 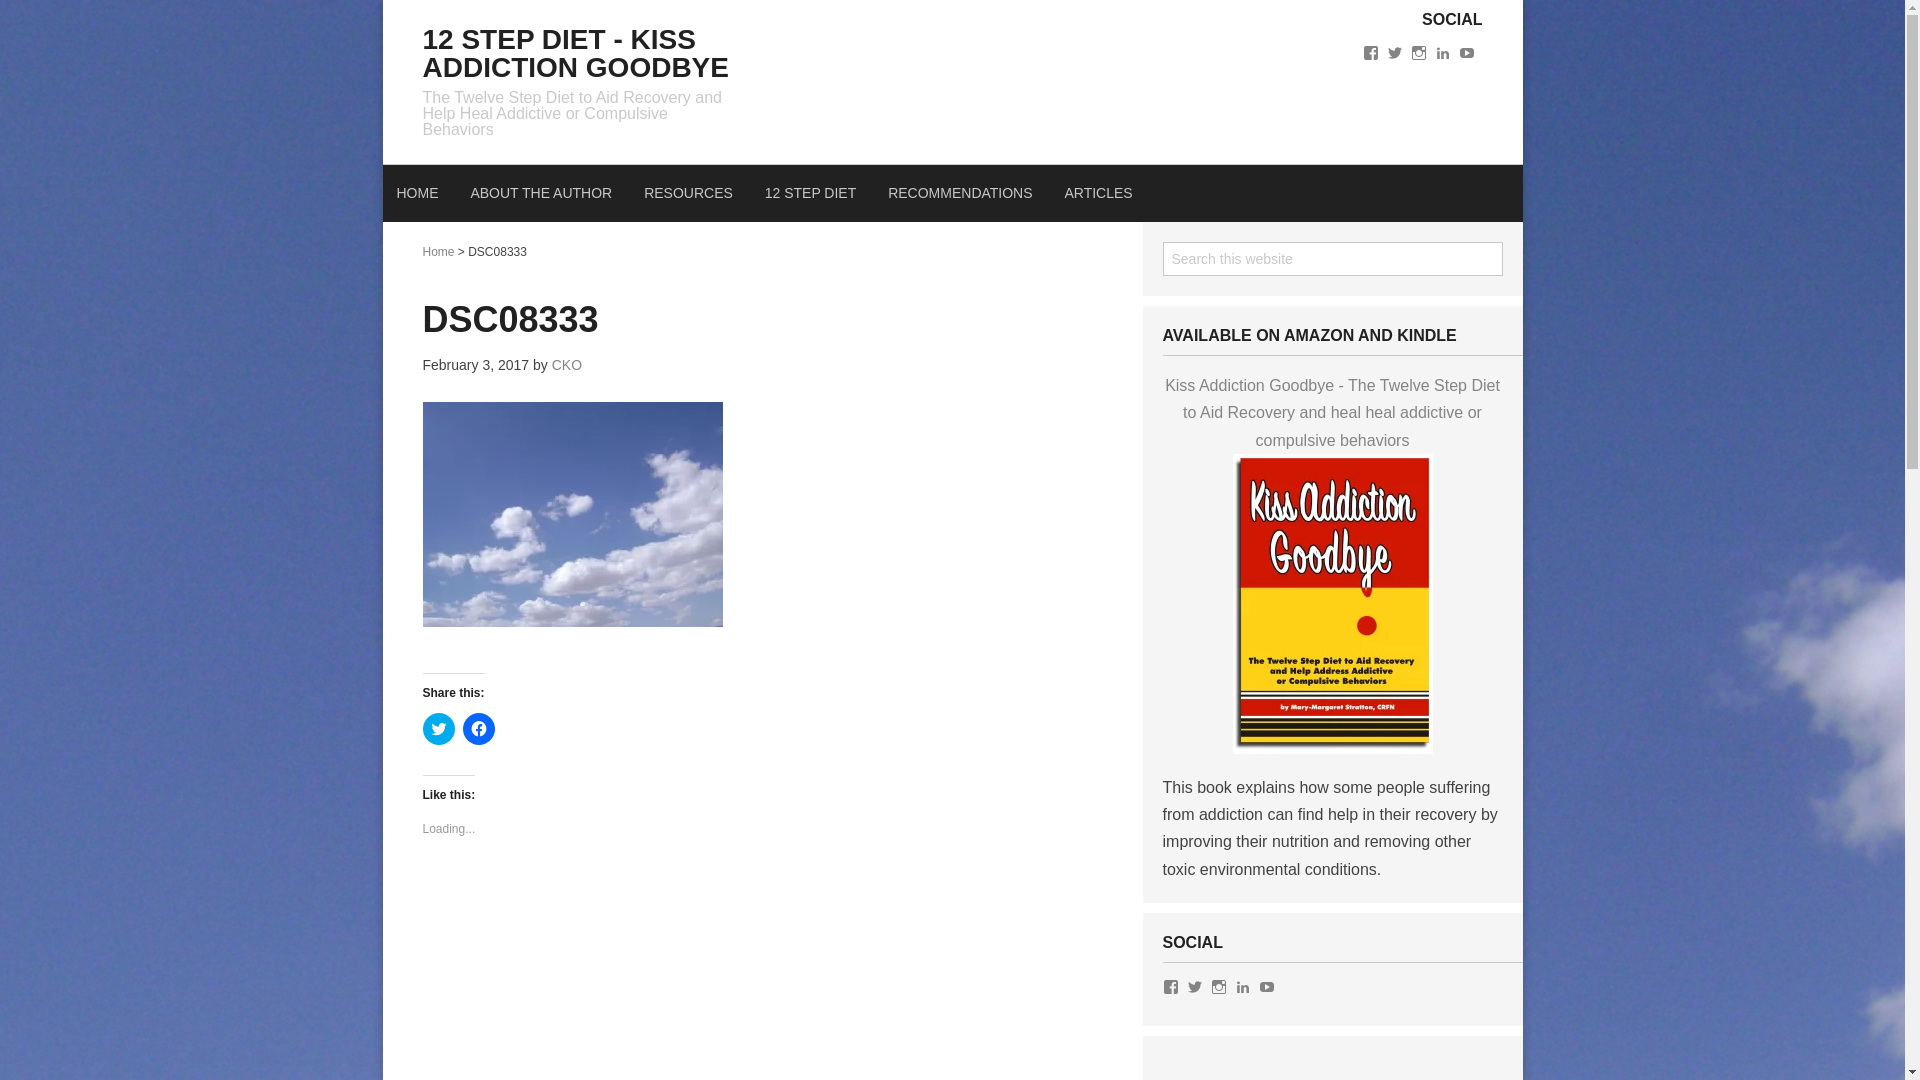 I want to click on 'Home', so click(x=436, y=250).